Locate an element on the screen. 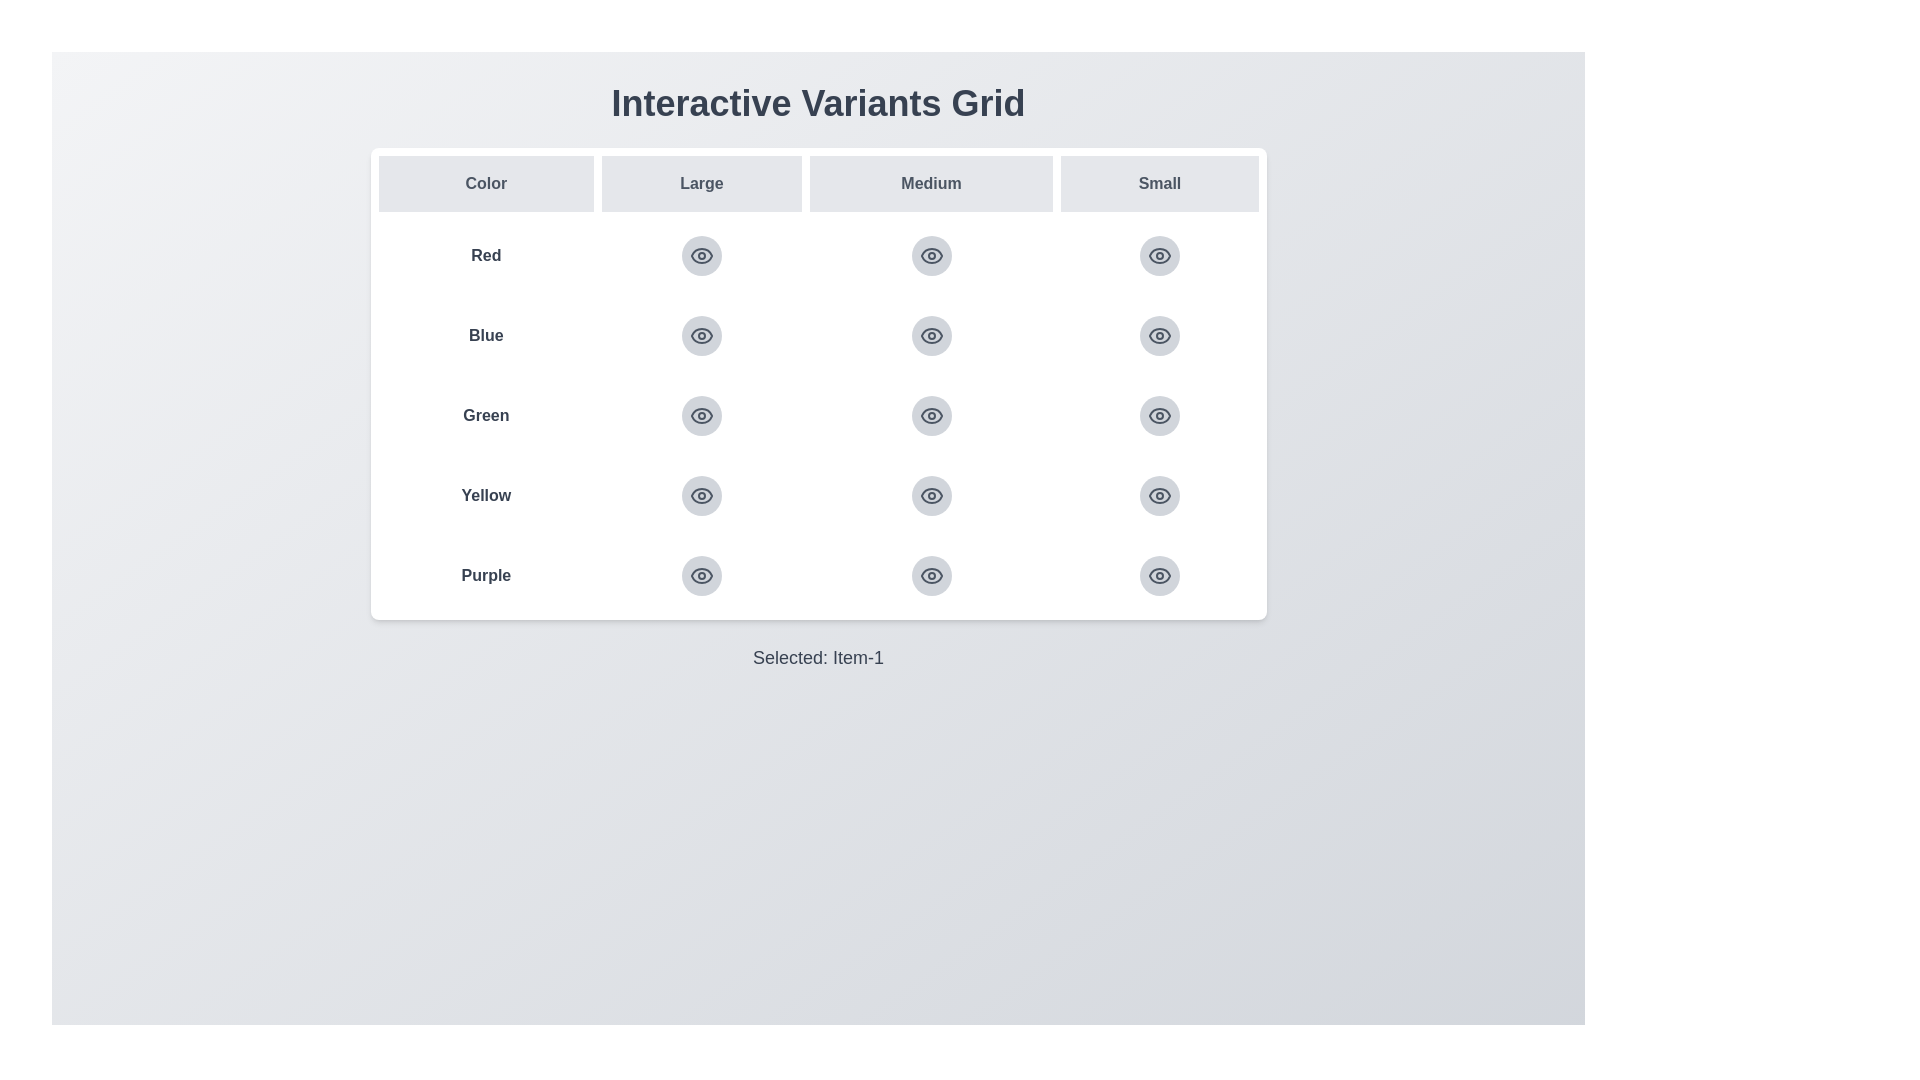  the icon-button located in the bottom-right corner cell of the grid is located at coordinates (1160, 334).